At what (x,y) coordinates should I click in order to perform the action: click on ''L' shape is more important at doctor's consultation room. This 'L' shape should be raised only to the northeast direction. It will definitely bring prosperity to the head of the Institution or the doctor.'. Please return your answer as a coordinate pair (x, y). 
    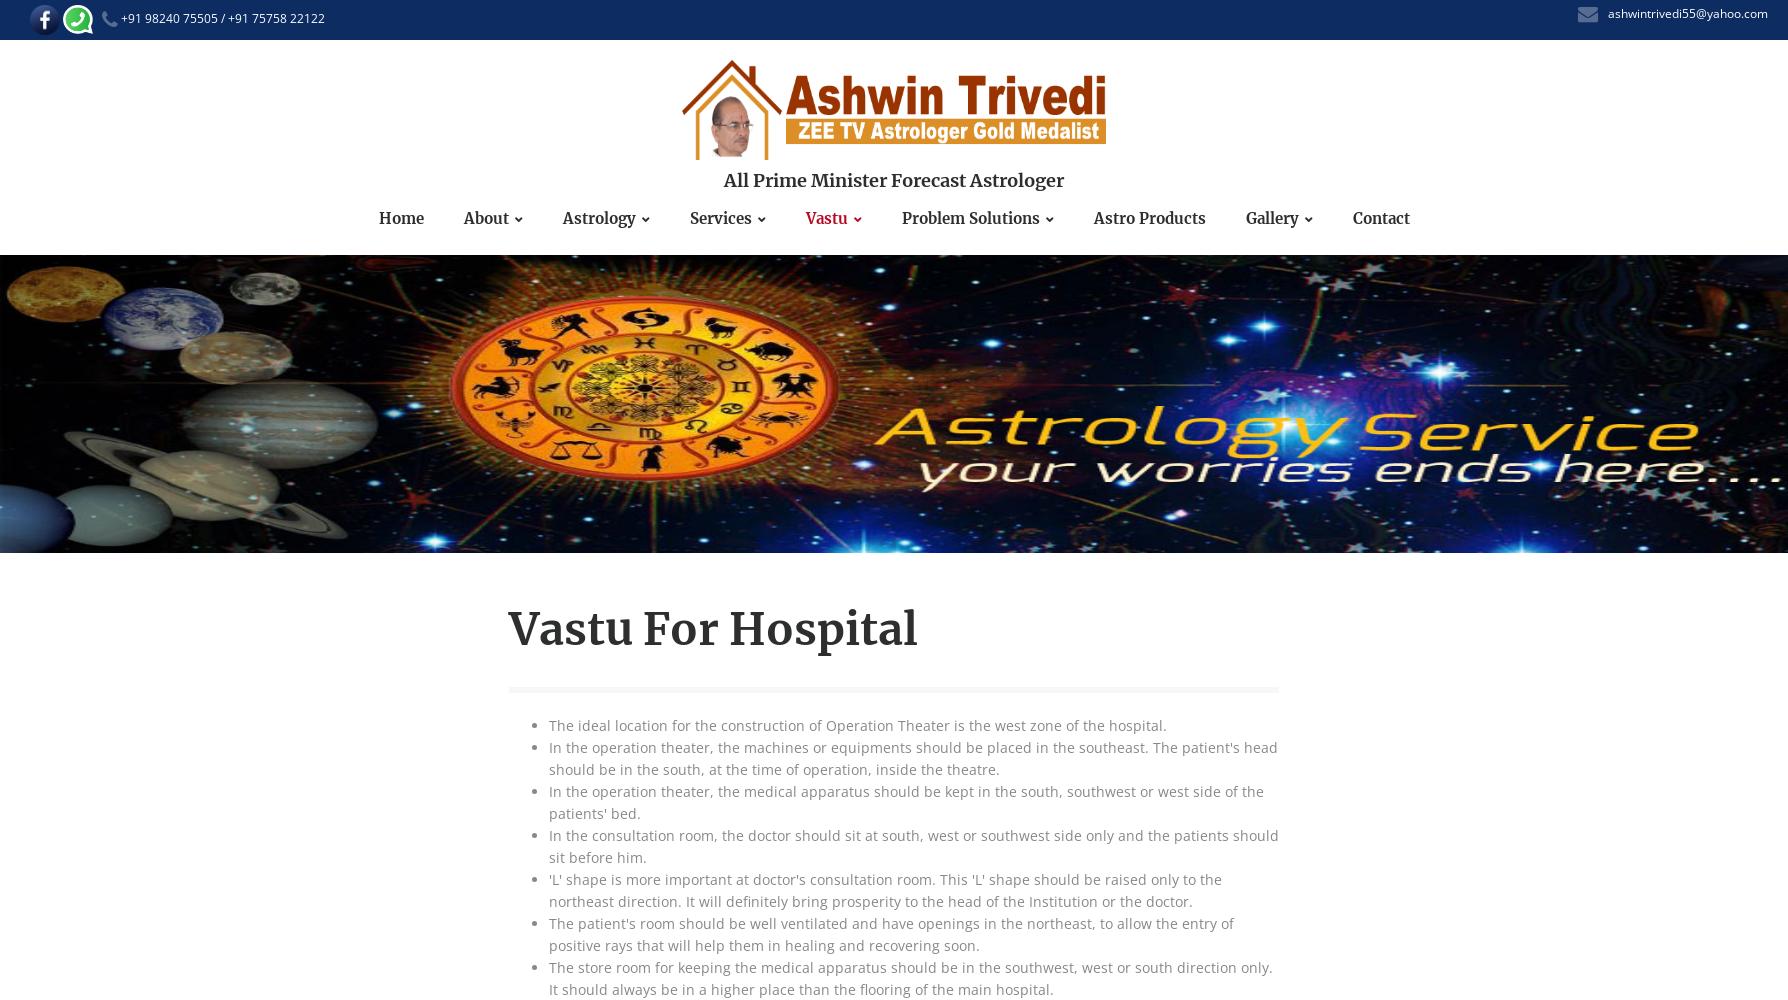
    Looking at the image, I should click on (884, 890).